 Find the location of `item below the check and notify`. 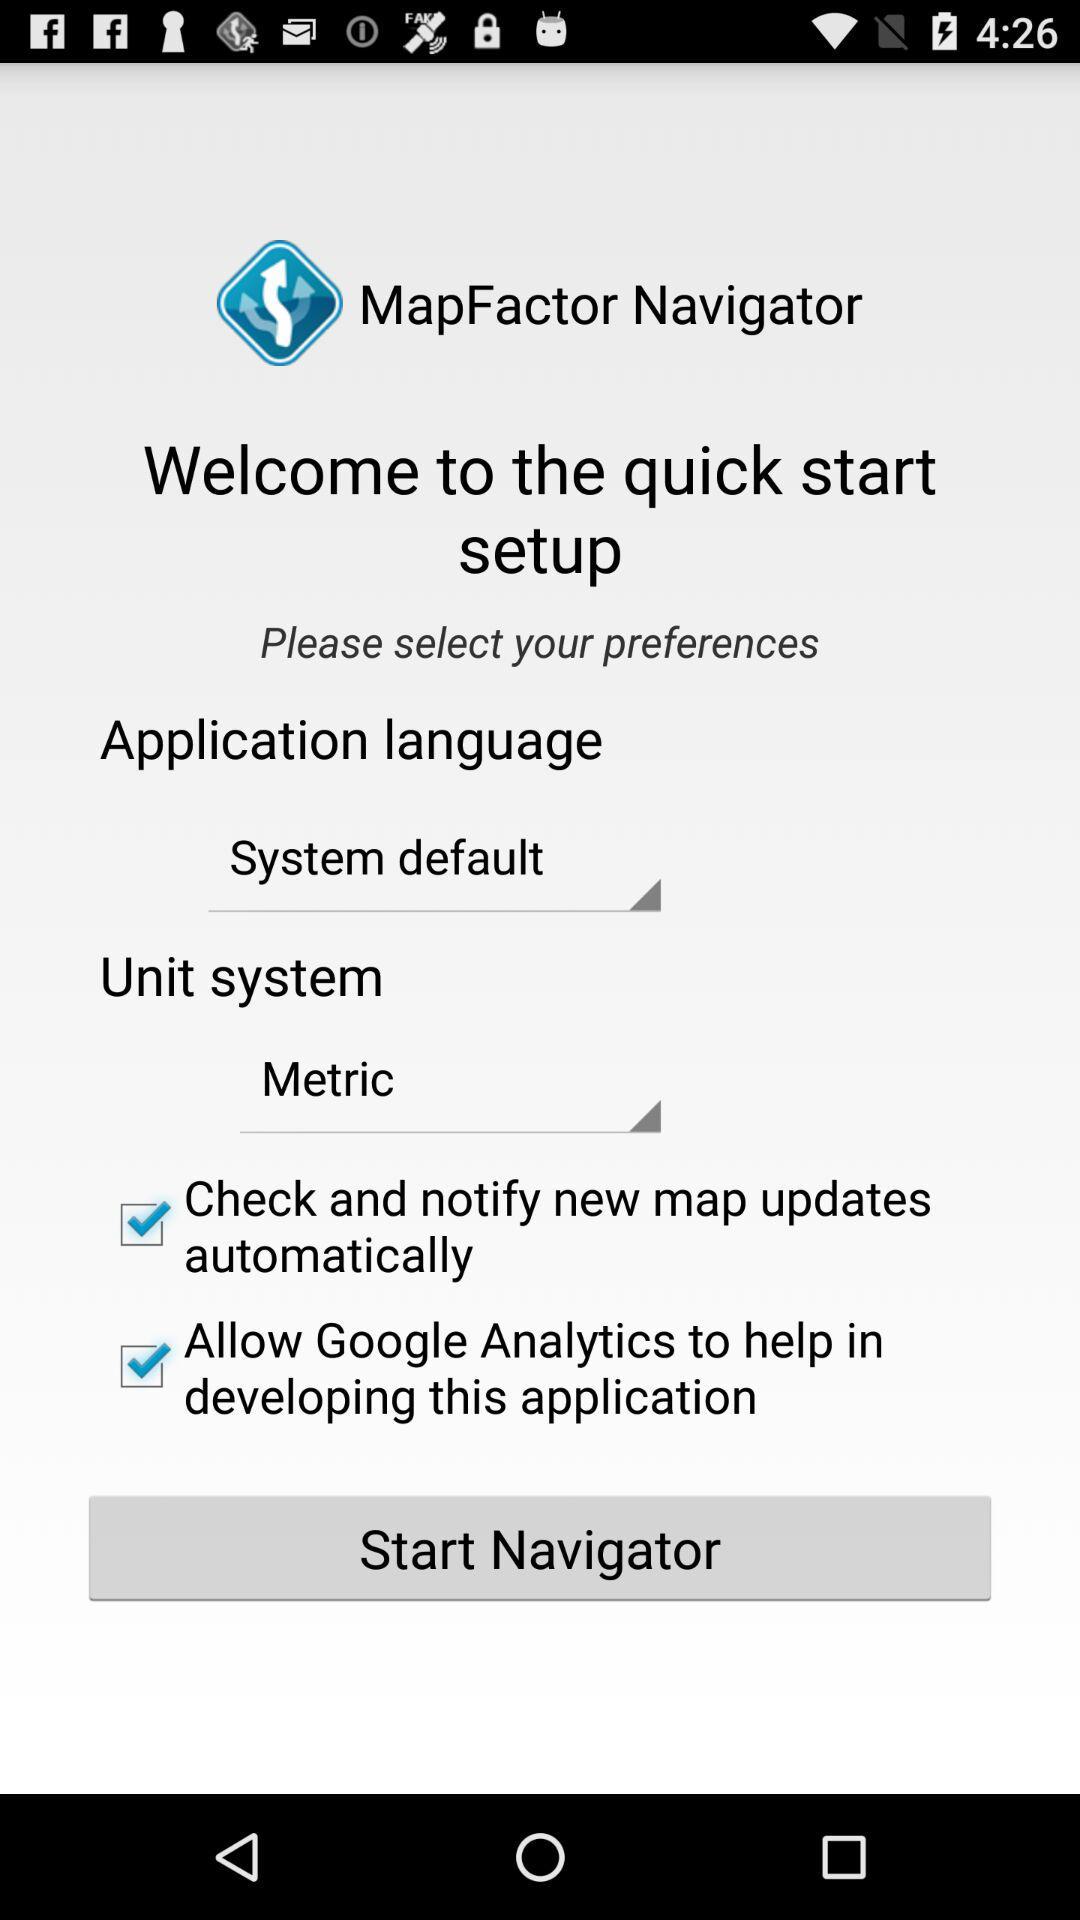

item below the check and notify is located at coordinates (540, 1365).